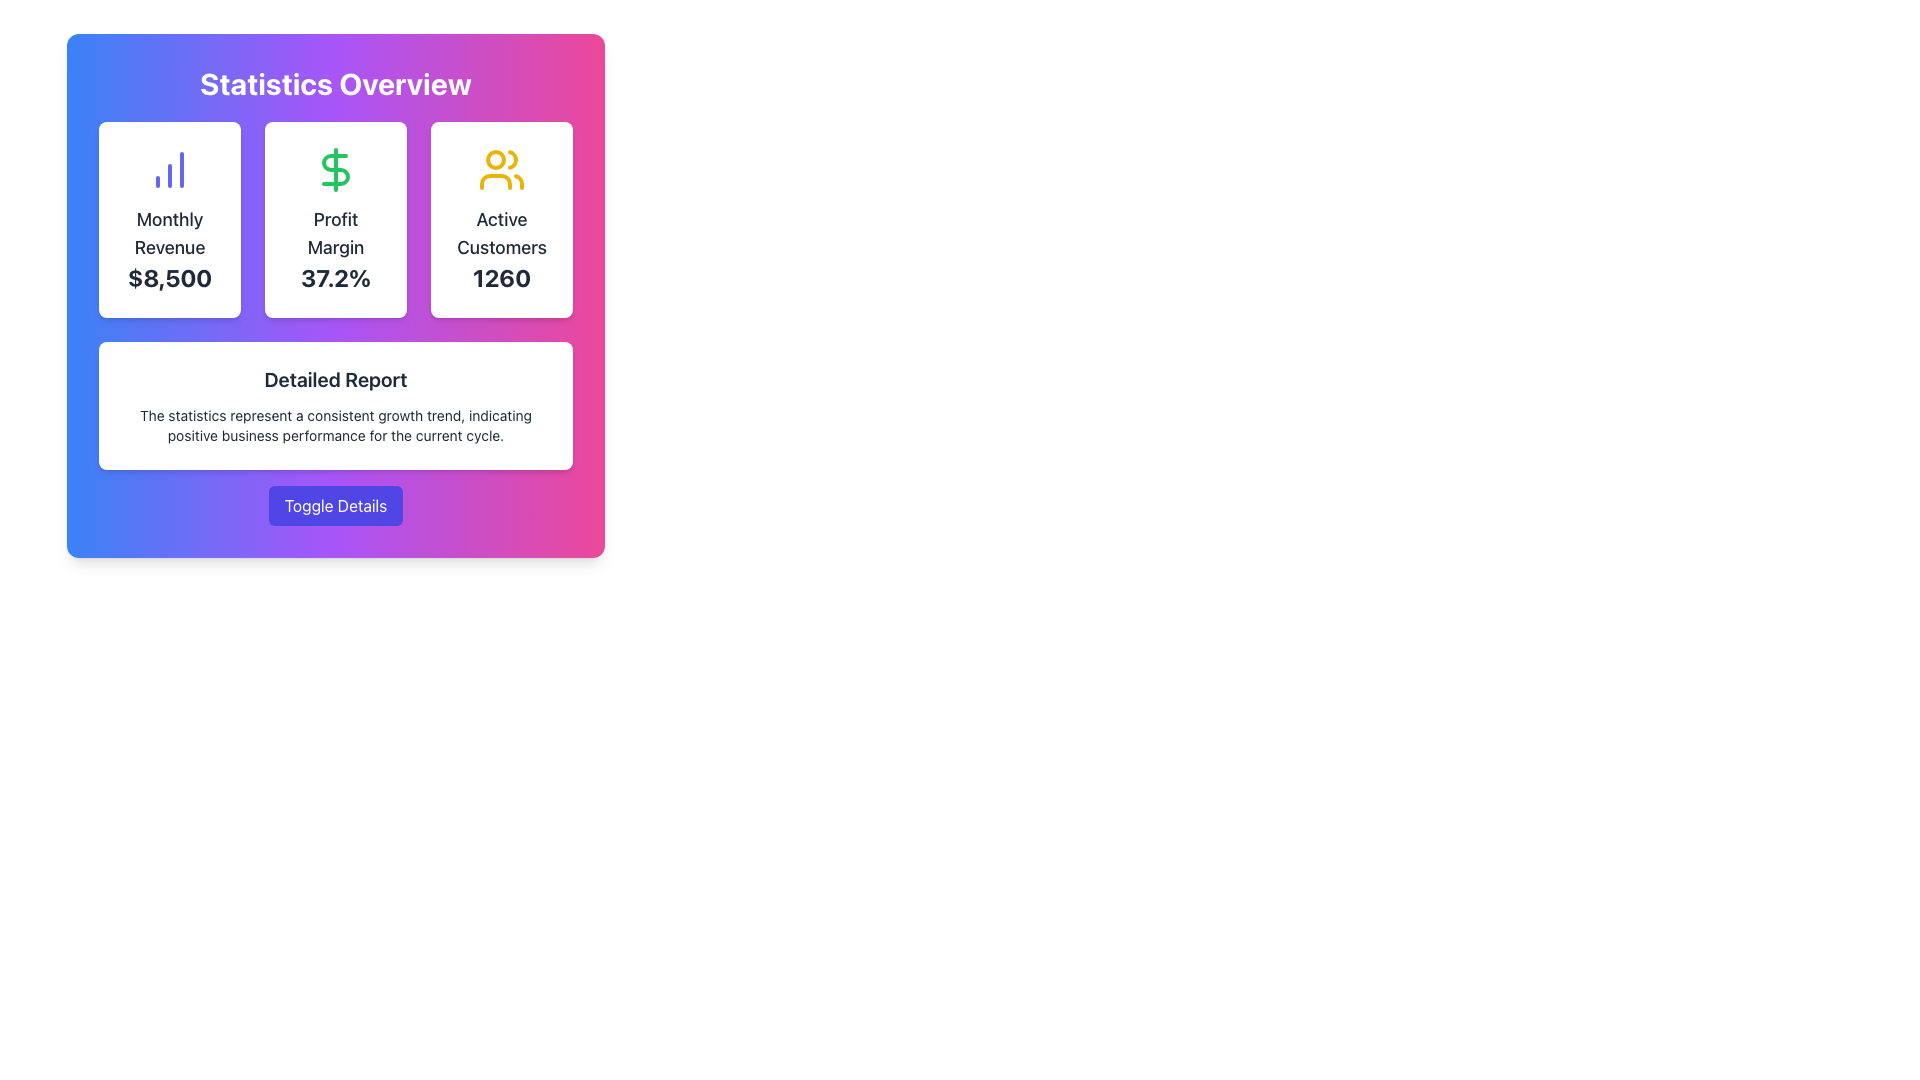 This screenshot has width=1920, height=1080. I want to click on the static informational text label displaying the number of active customers located beneath the 'Active Customers' descriptive text within the rightmost statistics card, so click(502, 277).